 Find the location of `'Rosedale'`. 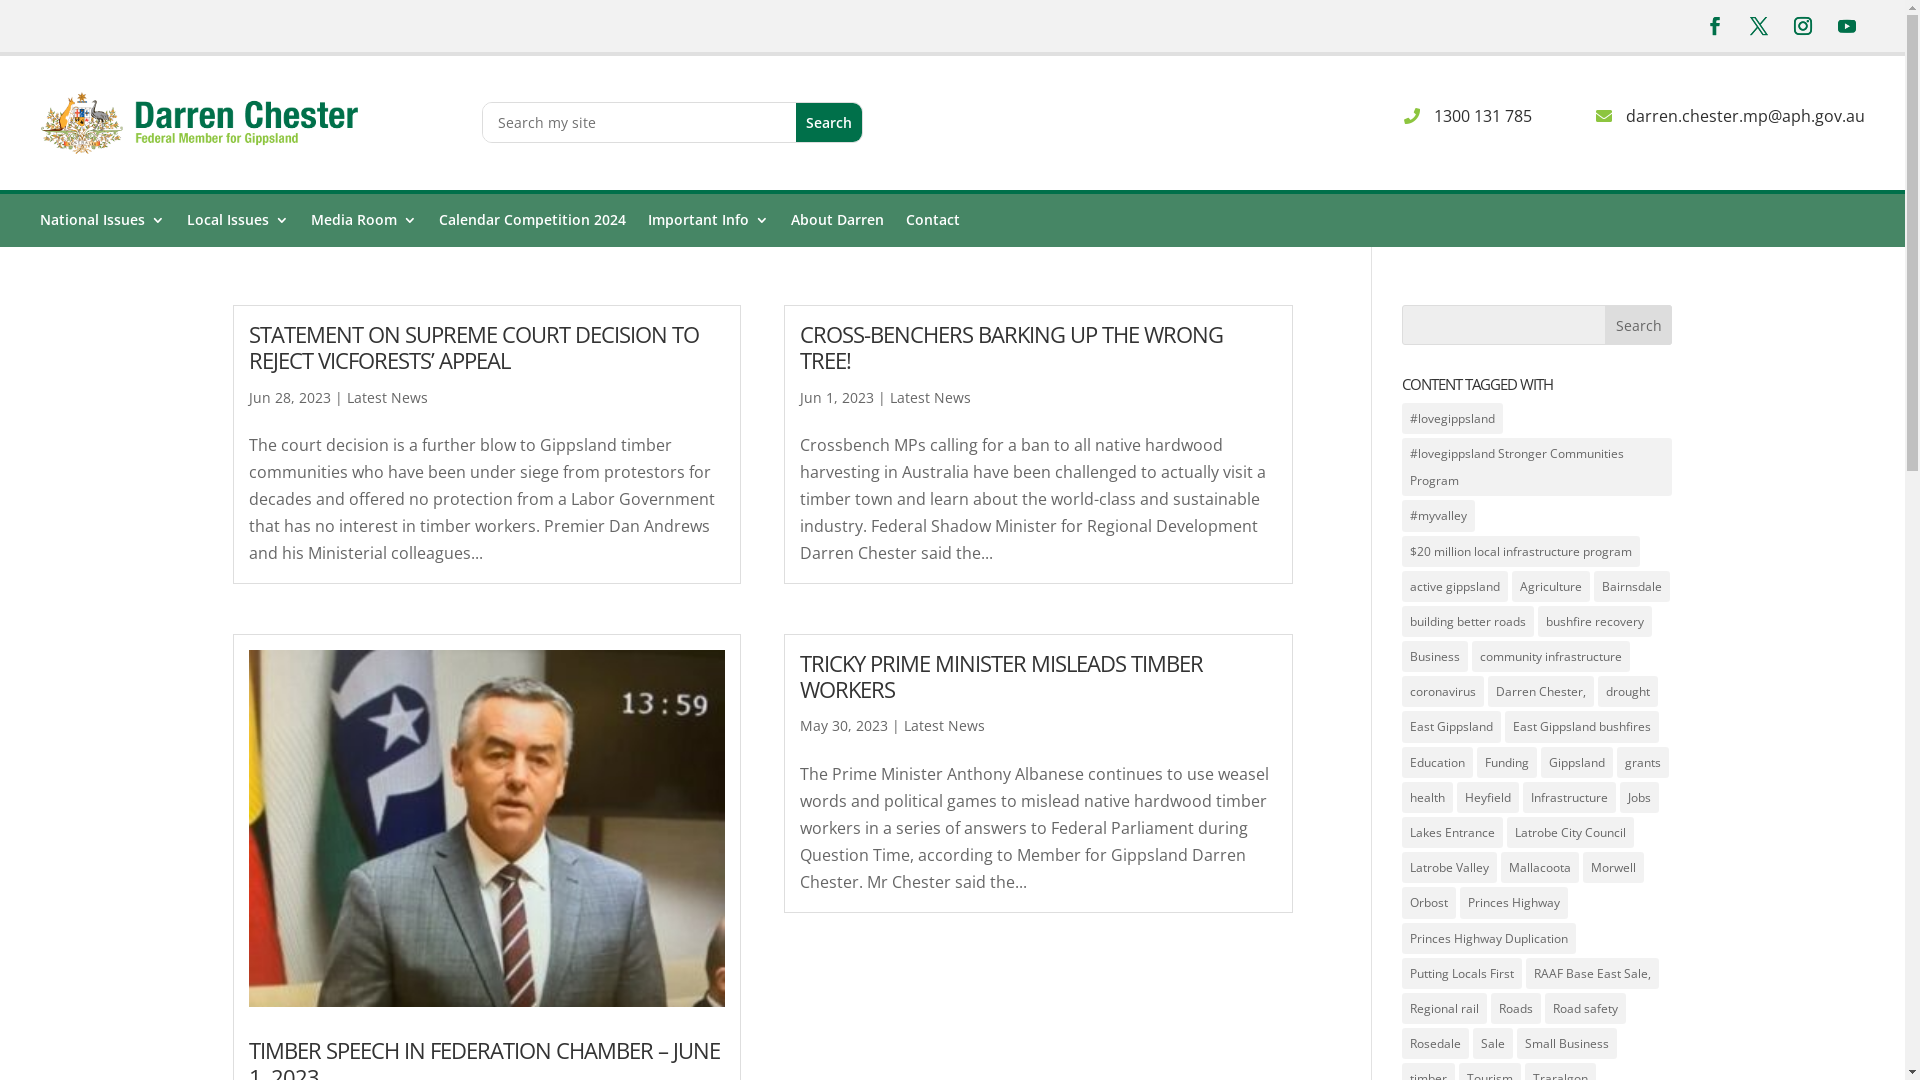

'Rosedale' is located at coordinates (1434, 1042).